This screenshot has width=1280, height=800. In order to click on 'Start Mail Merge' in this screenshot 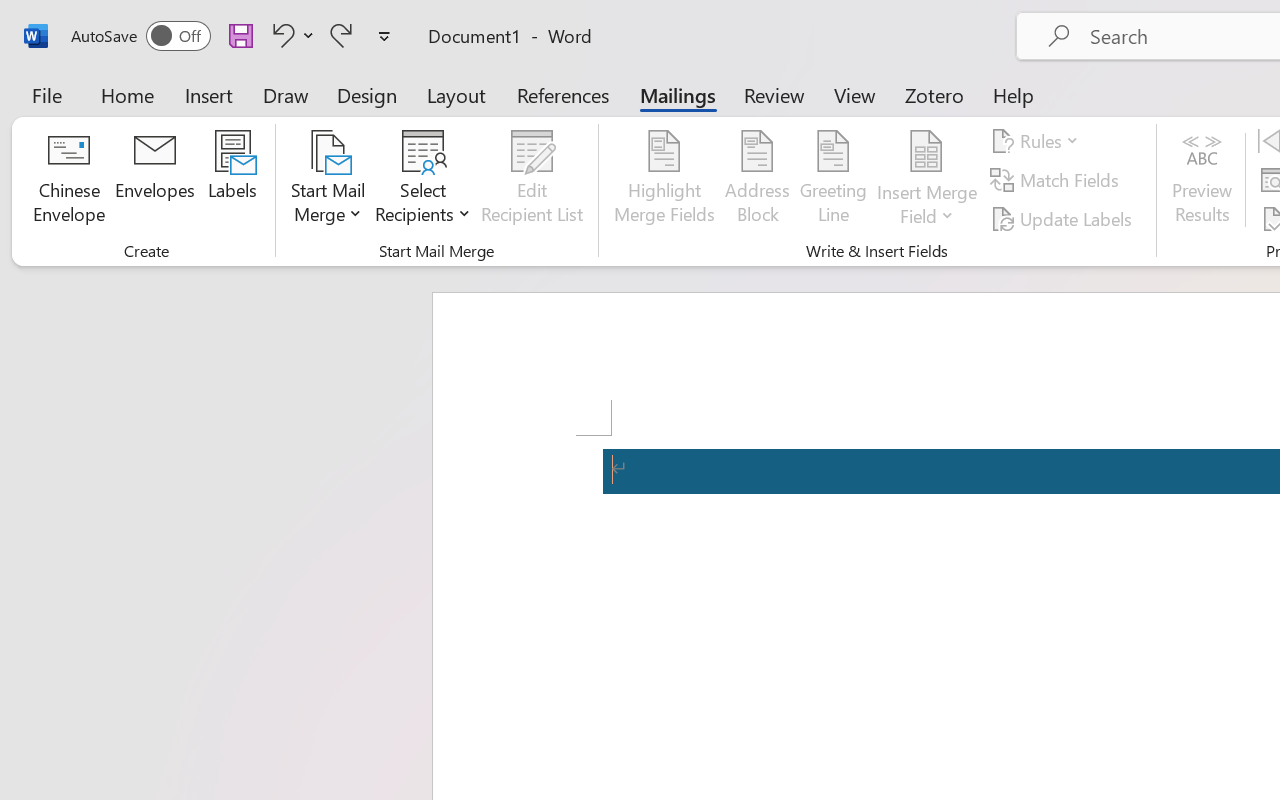, I will do `click(328, 179)`.